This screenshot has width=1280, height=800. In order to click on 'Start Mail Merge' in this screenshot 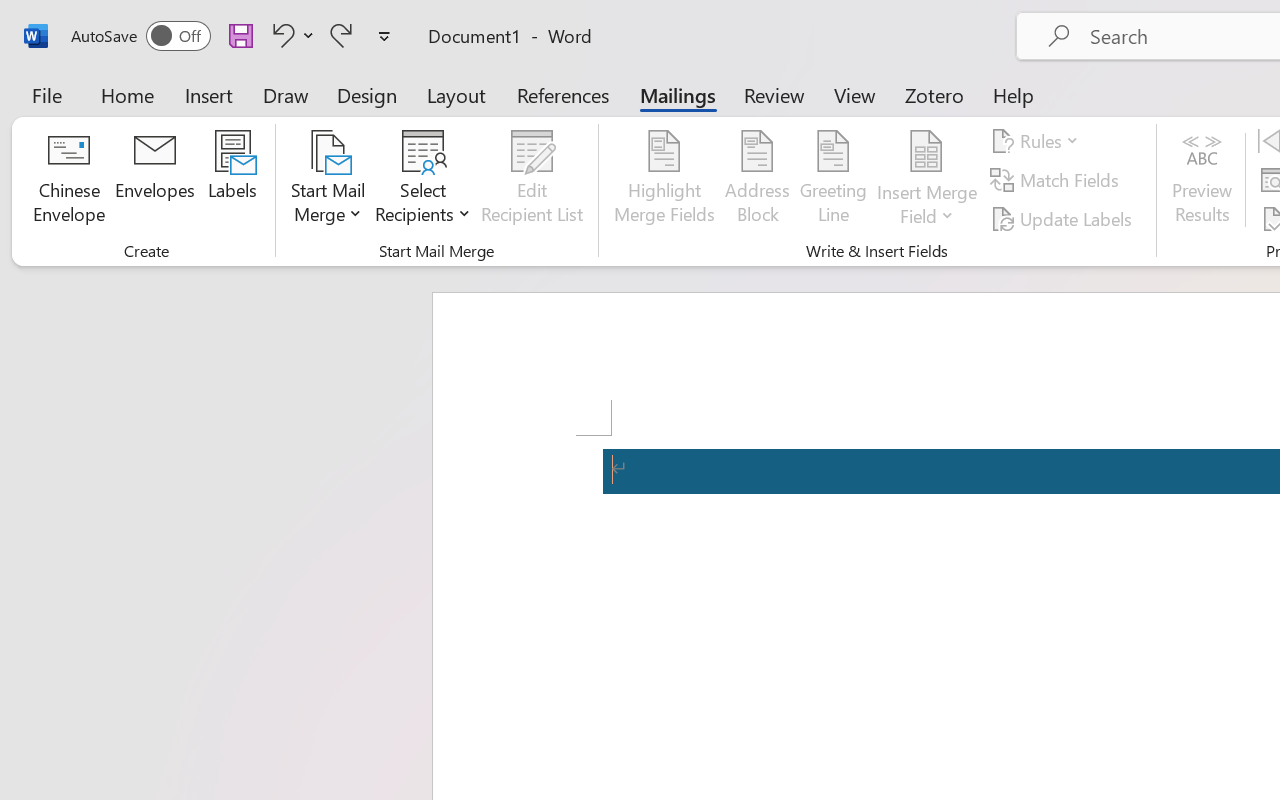, I will do `click(328, 179)`.